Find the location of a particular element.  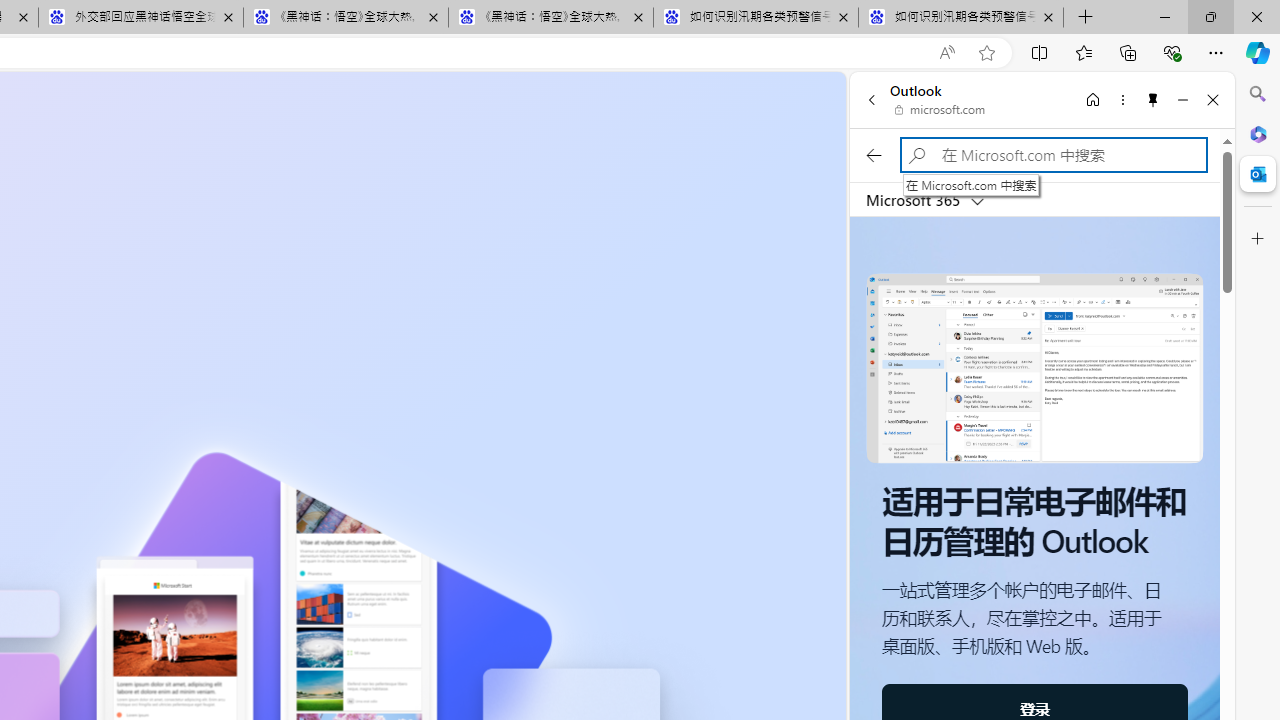

'Customize' is located at coordinates (1257, 238).